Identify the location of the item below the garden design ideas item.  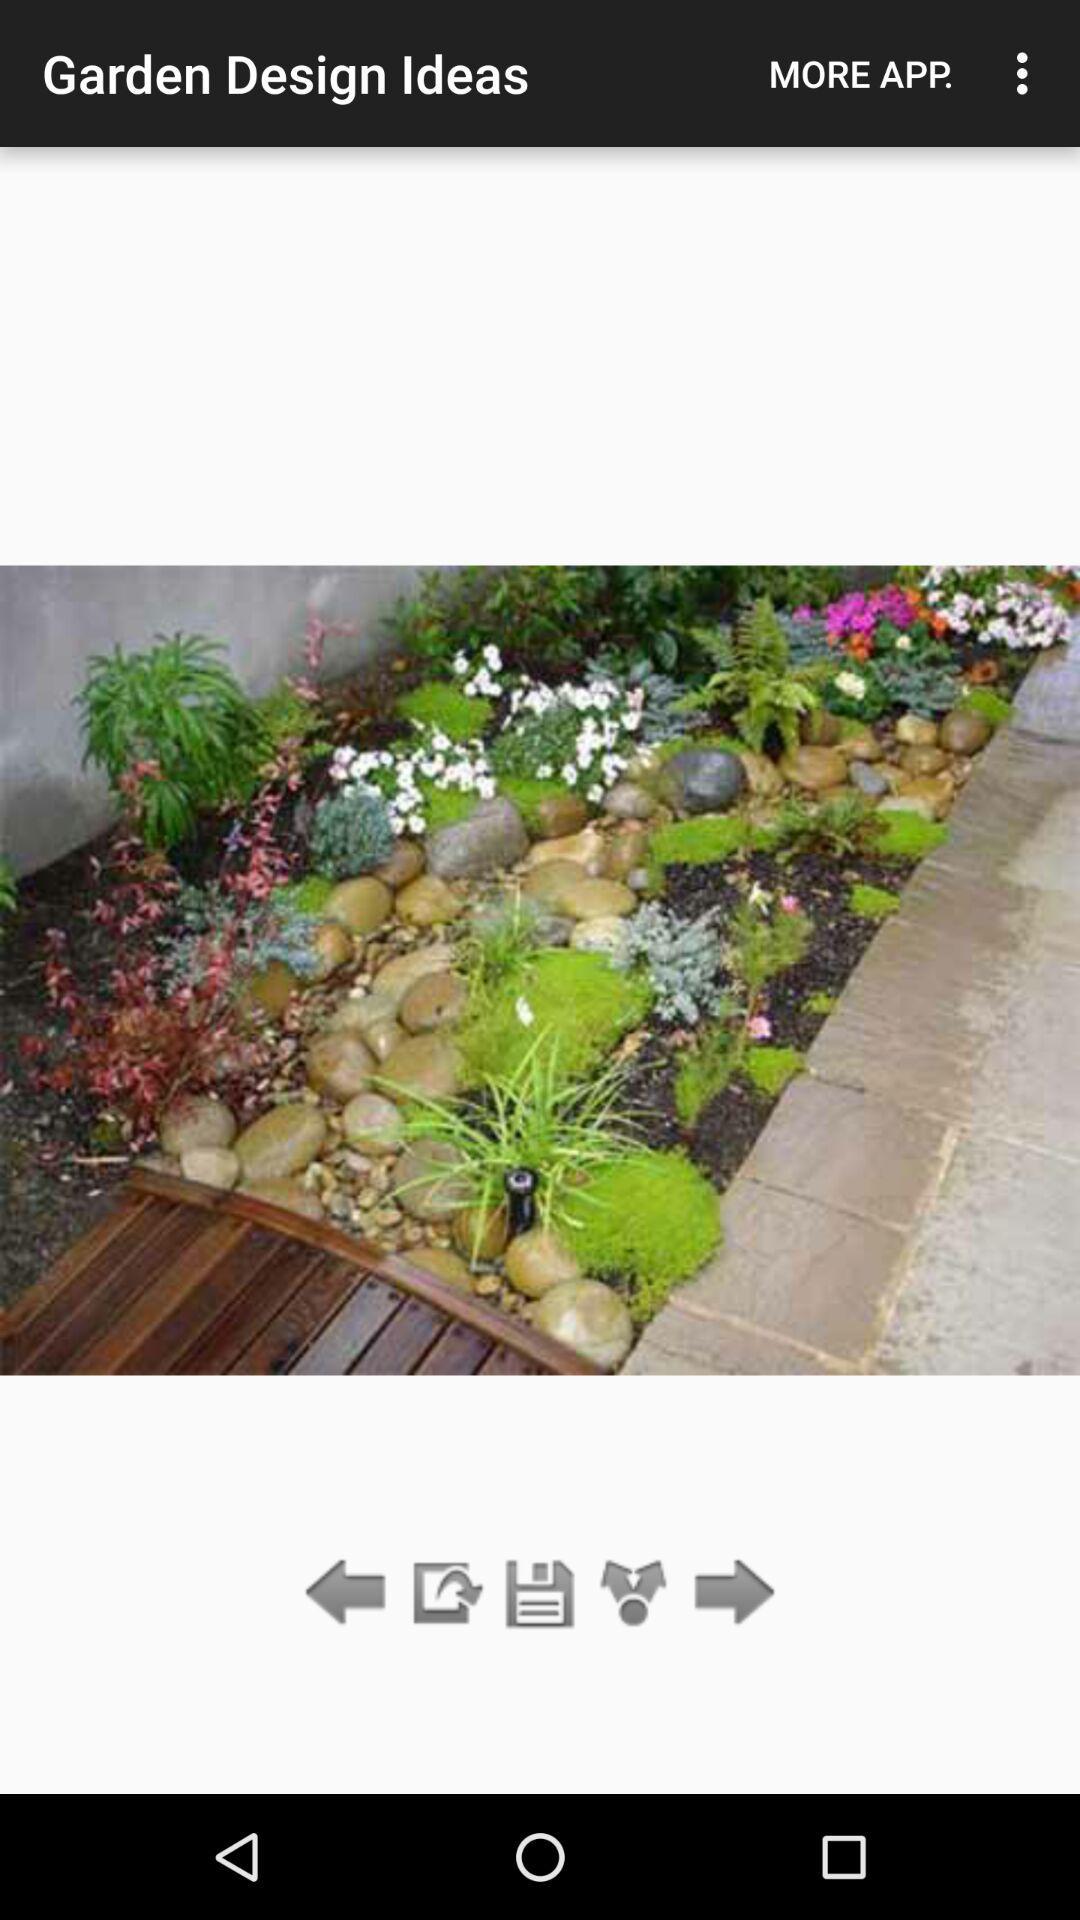
(444, 1593).